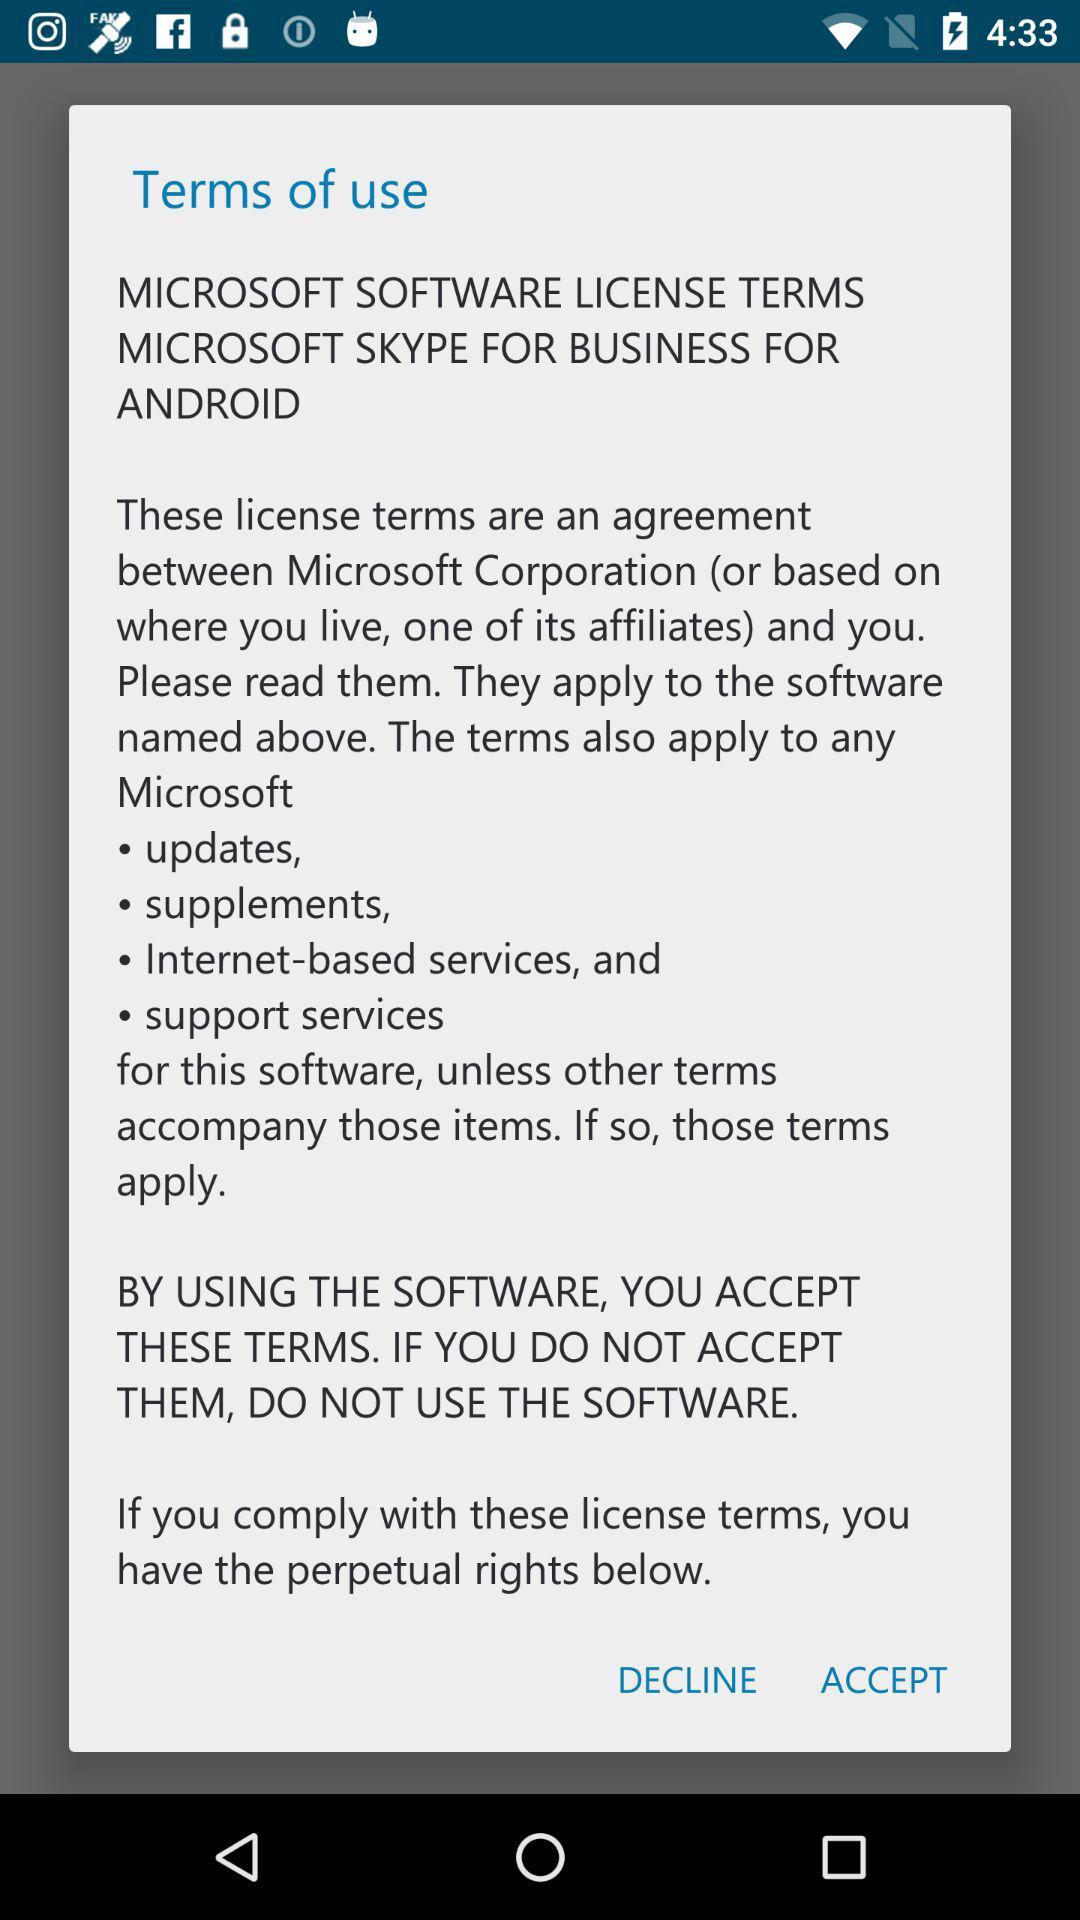  I want to click on the icon to the left of the accept icon, so click(686, 1678).